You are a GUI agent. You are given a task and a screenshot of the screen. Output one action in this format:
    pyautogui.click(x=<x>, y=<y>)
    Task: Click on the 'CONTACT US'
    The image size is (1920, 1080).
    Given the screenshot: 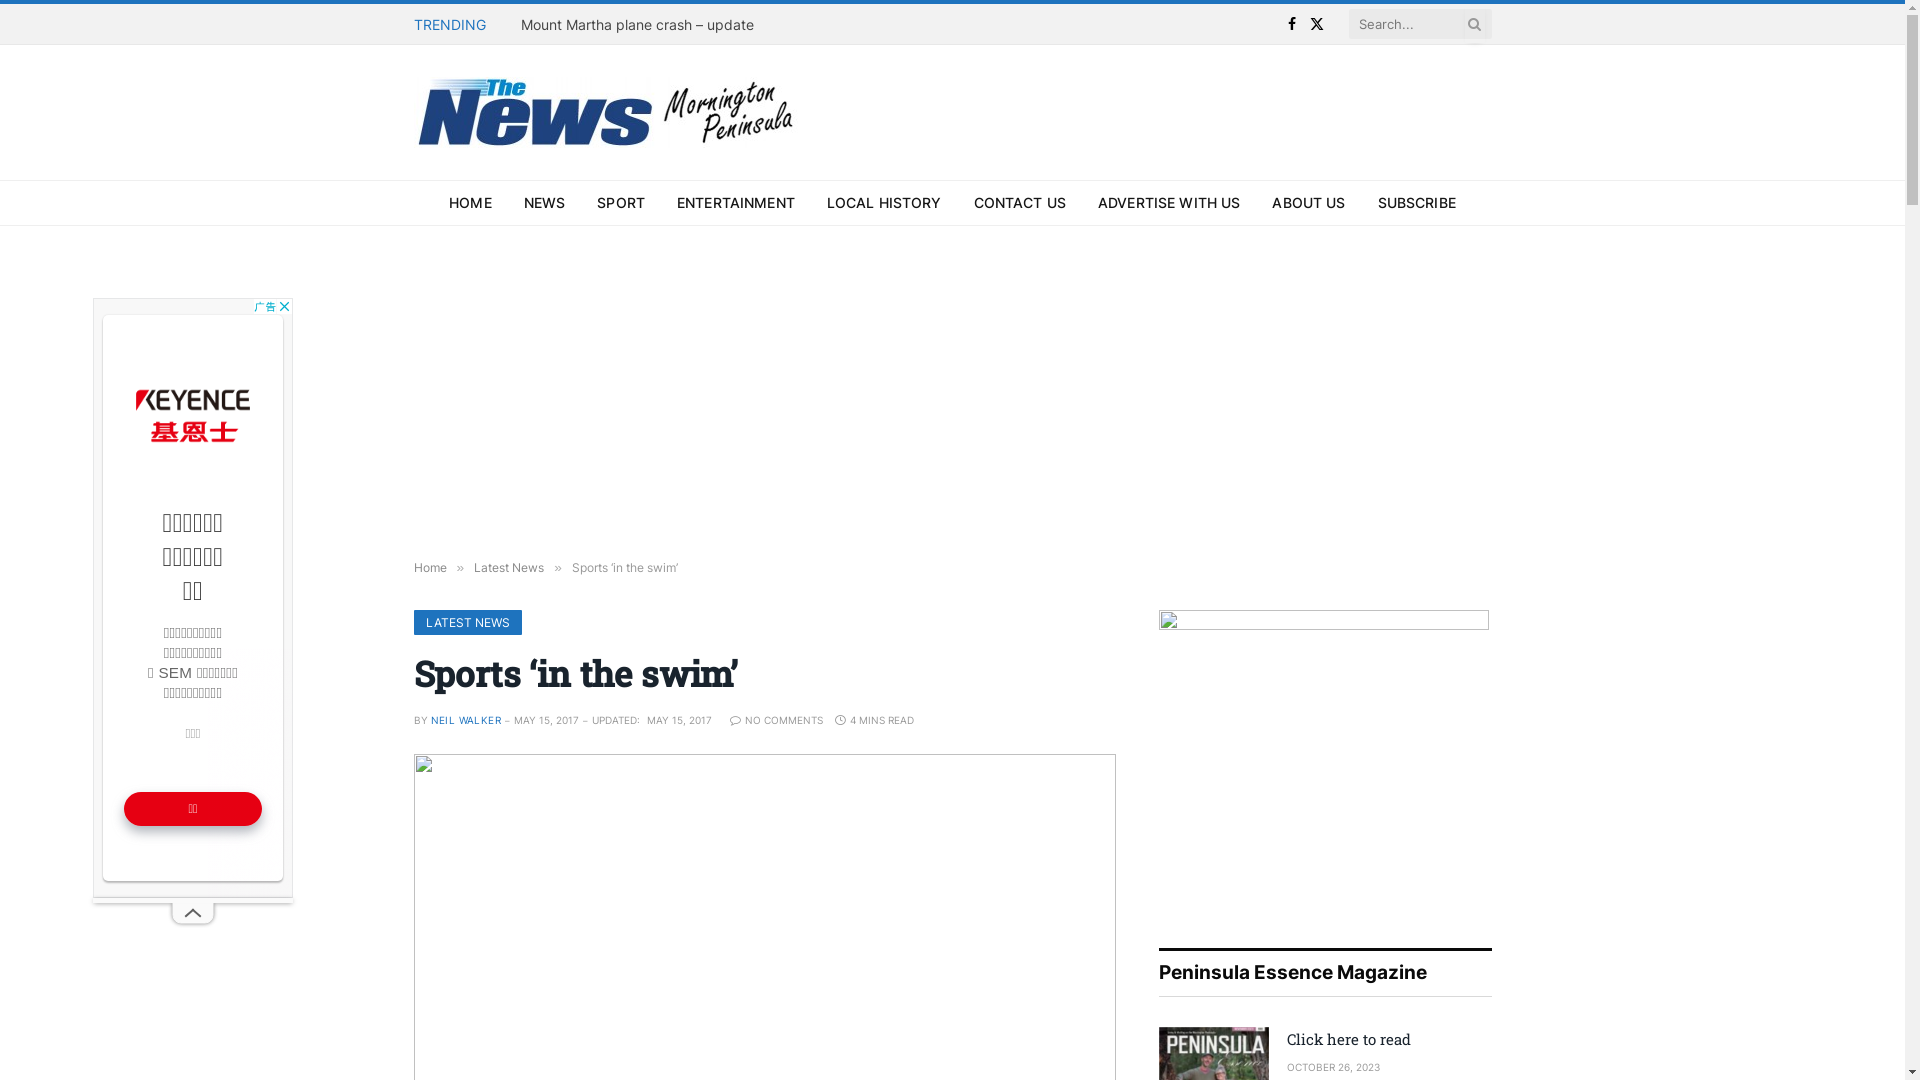 What is the action you would take?
    pyautogui.click(x=1019, y=203)
    